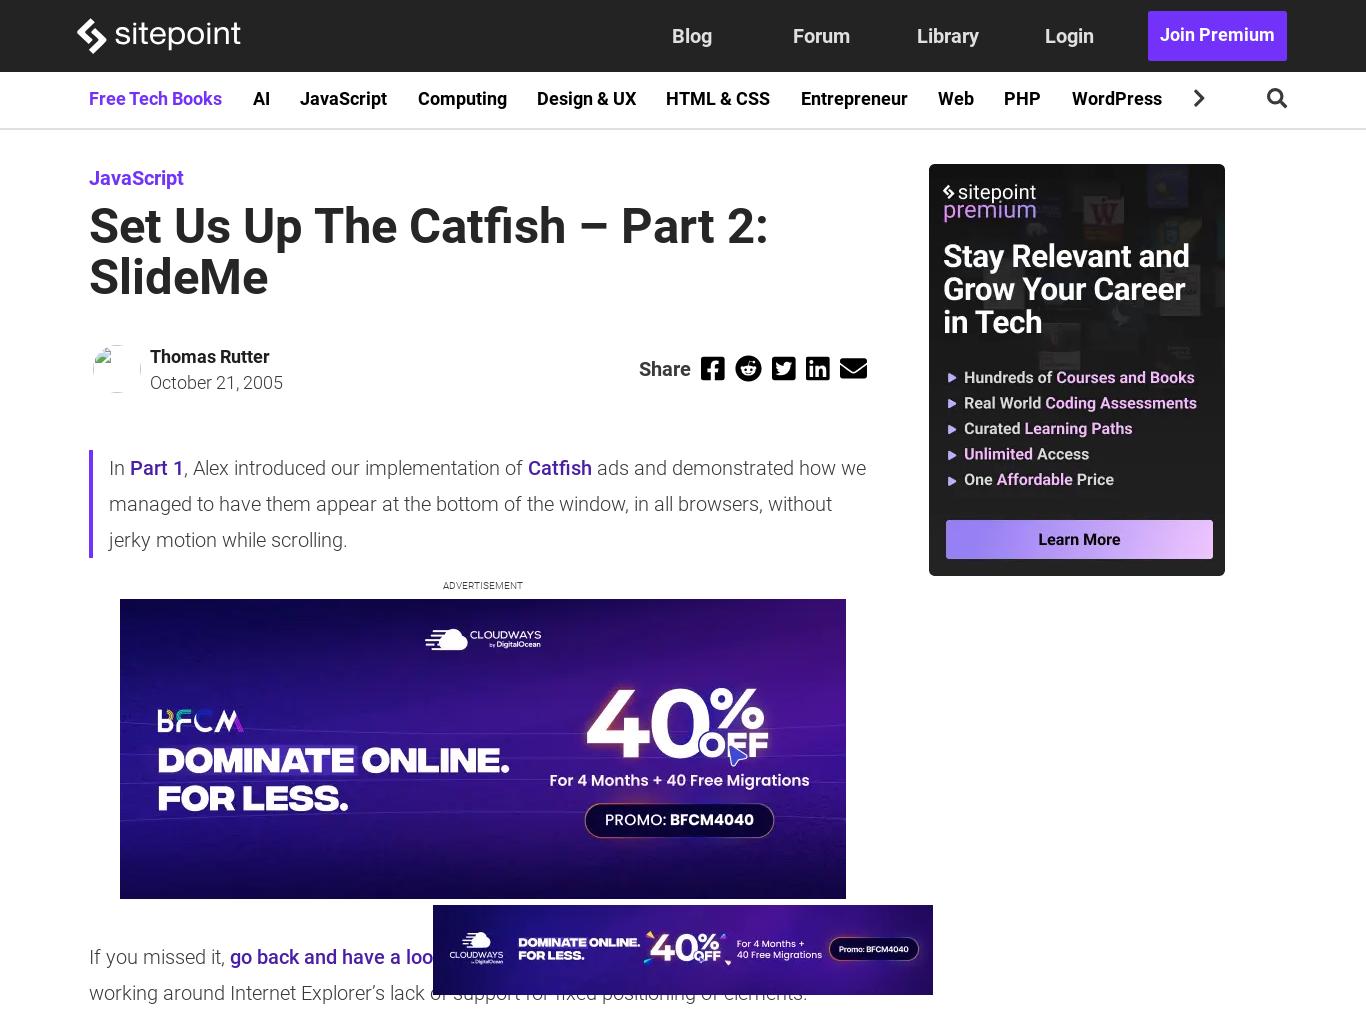 The width and height of the screenshot is (1366, 1033). Describe the element at coordinates (148, 355) in the screenshot. I see `'Thomas Rutter'` at that location.